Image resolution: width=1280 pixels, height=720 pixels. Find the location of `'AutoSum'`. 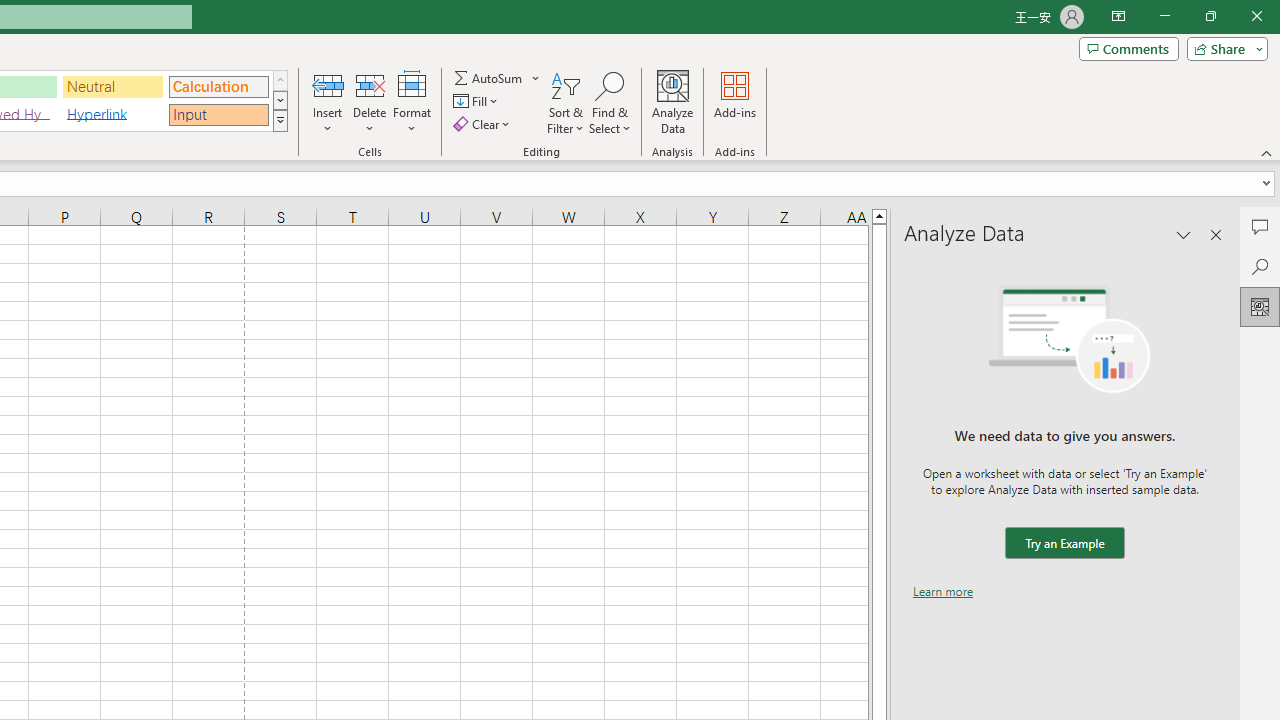

'AutoSum' is located at coordinates (497, 77).